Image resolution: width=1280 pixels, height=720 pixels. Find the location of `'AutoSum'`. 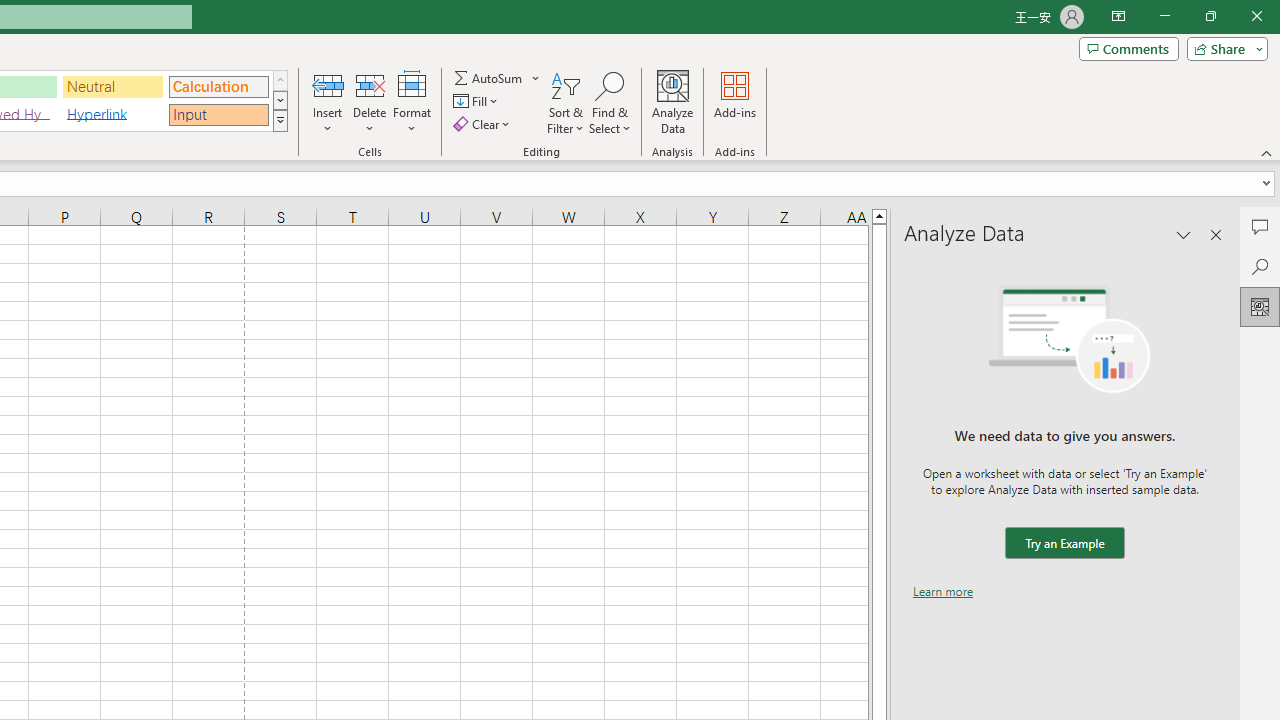

'AutoSum' is located at coordinates (497, 77).